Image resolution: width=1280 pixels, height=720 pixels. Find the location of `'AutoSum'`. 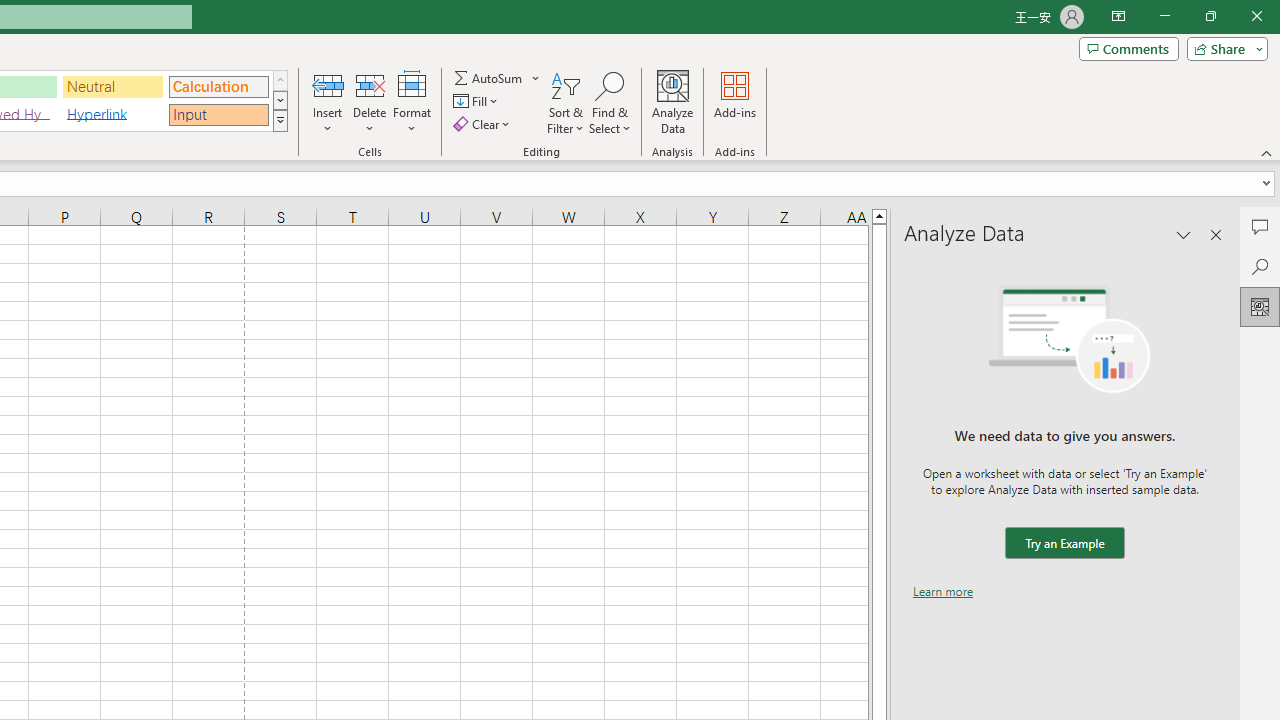

'AutoSum' is located at coordinates (497, 77).